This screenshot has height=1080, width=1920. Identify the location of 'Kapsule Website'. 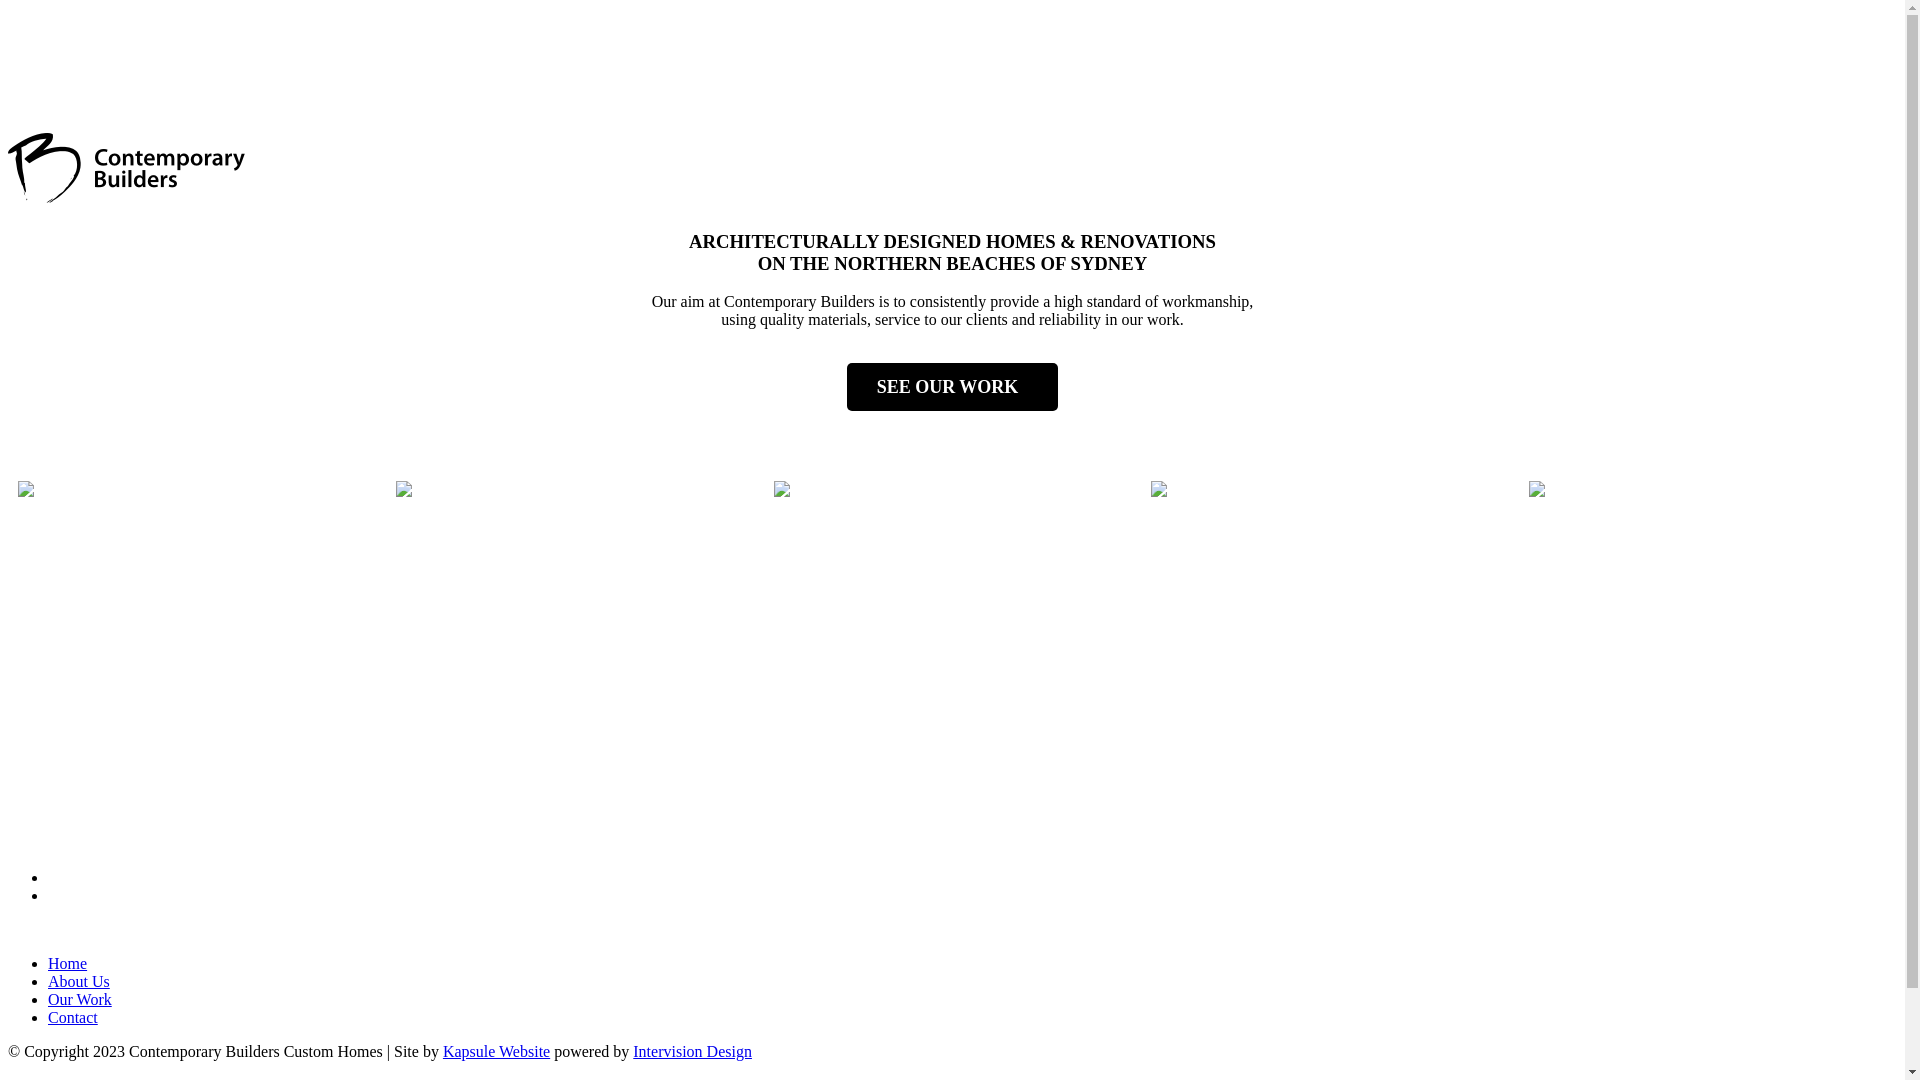
(496, 1050).